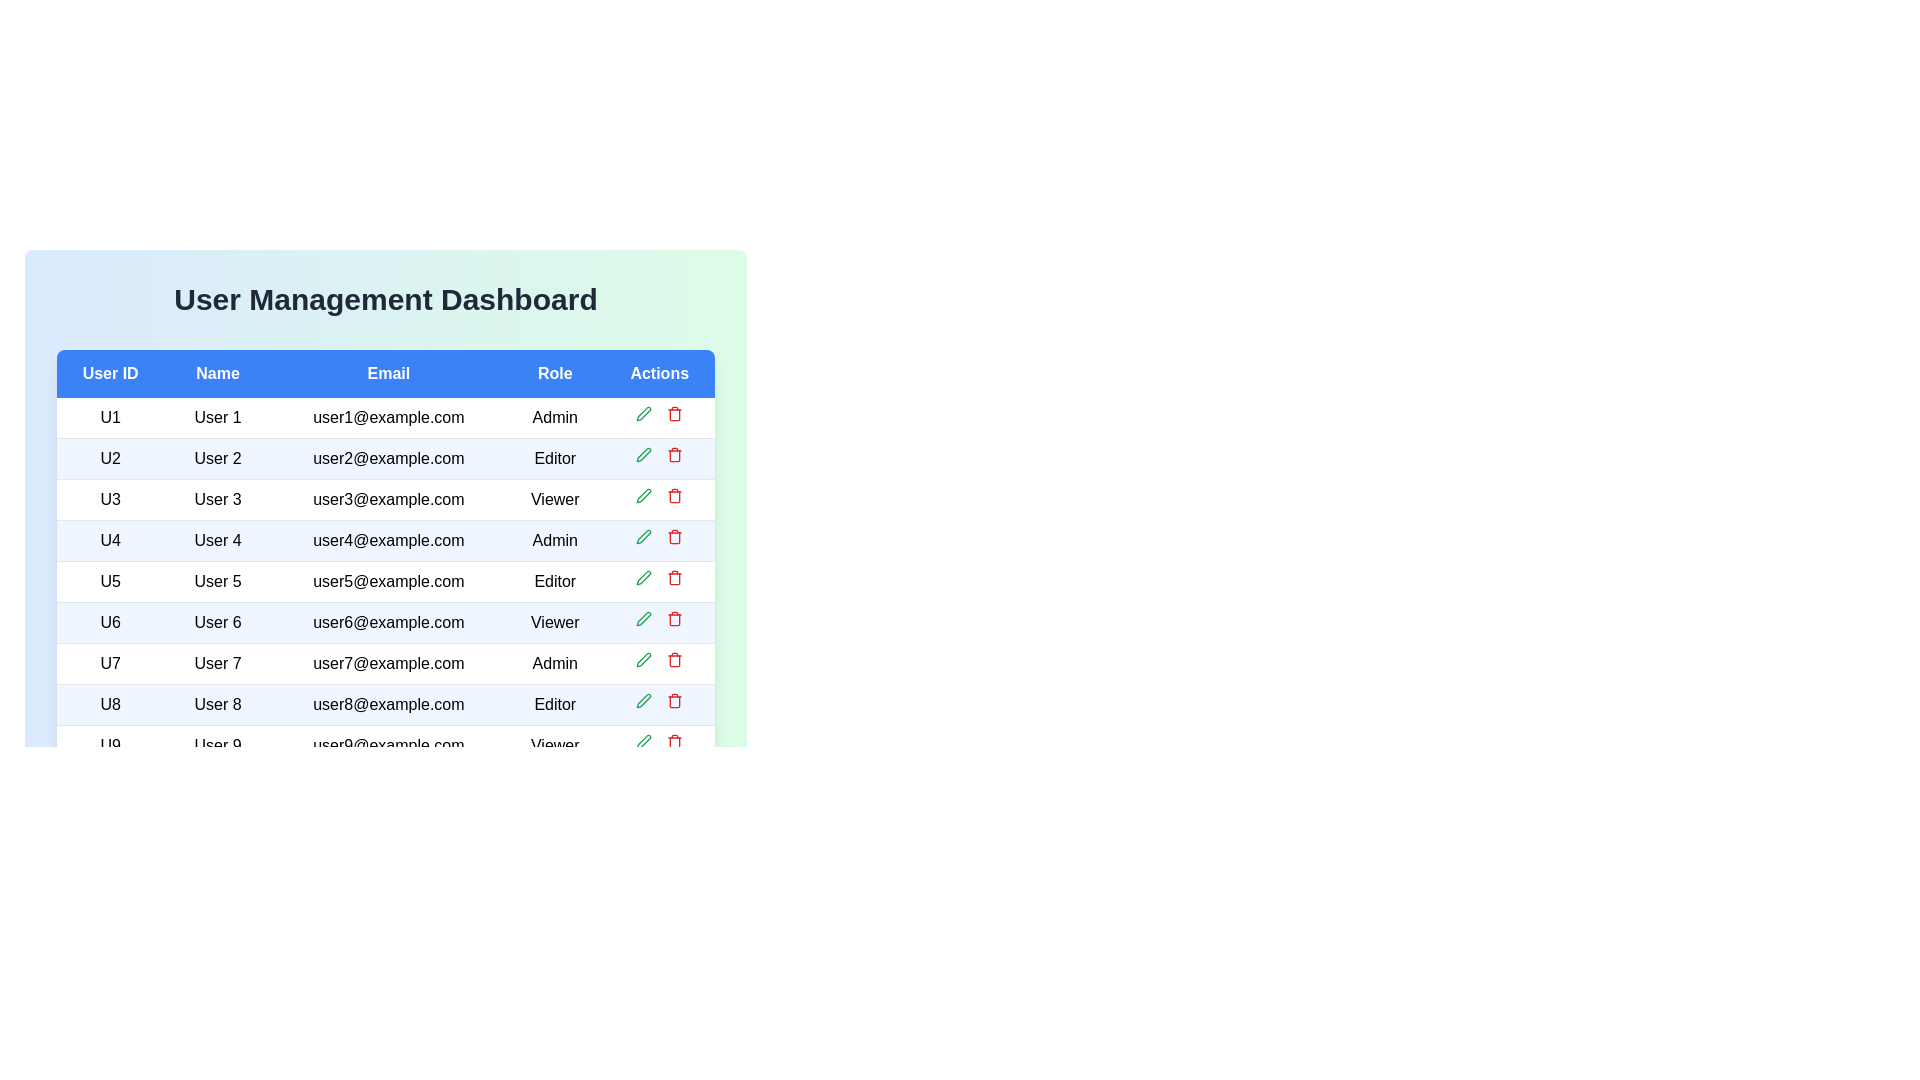  I want to click on delete button for the user with ID U4, so click(675, 535).